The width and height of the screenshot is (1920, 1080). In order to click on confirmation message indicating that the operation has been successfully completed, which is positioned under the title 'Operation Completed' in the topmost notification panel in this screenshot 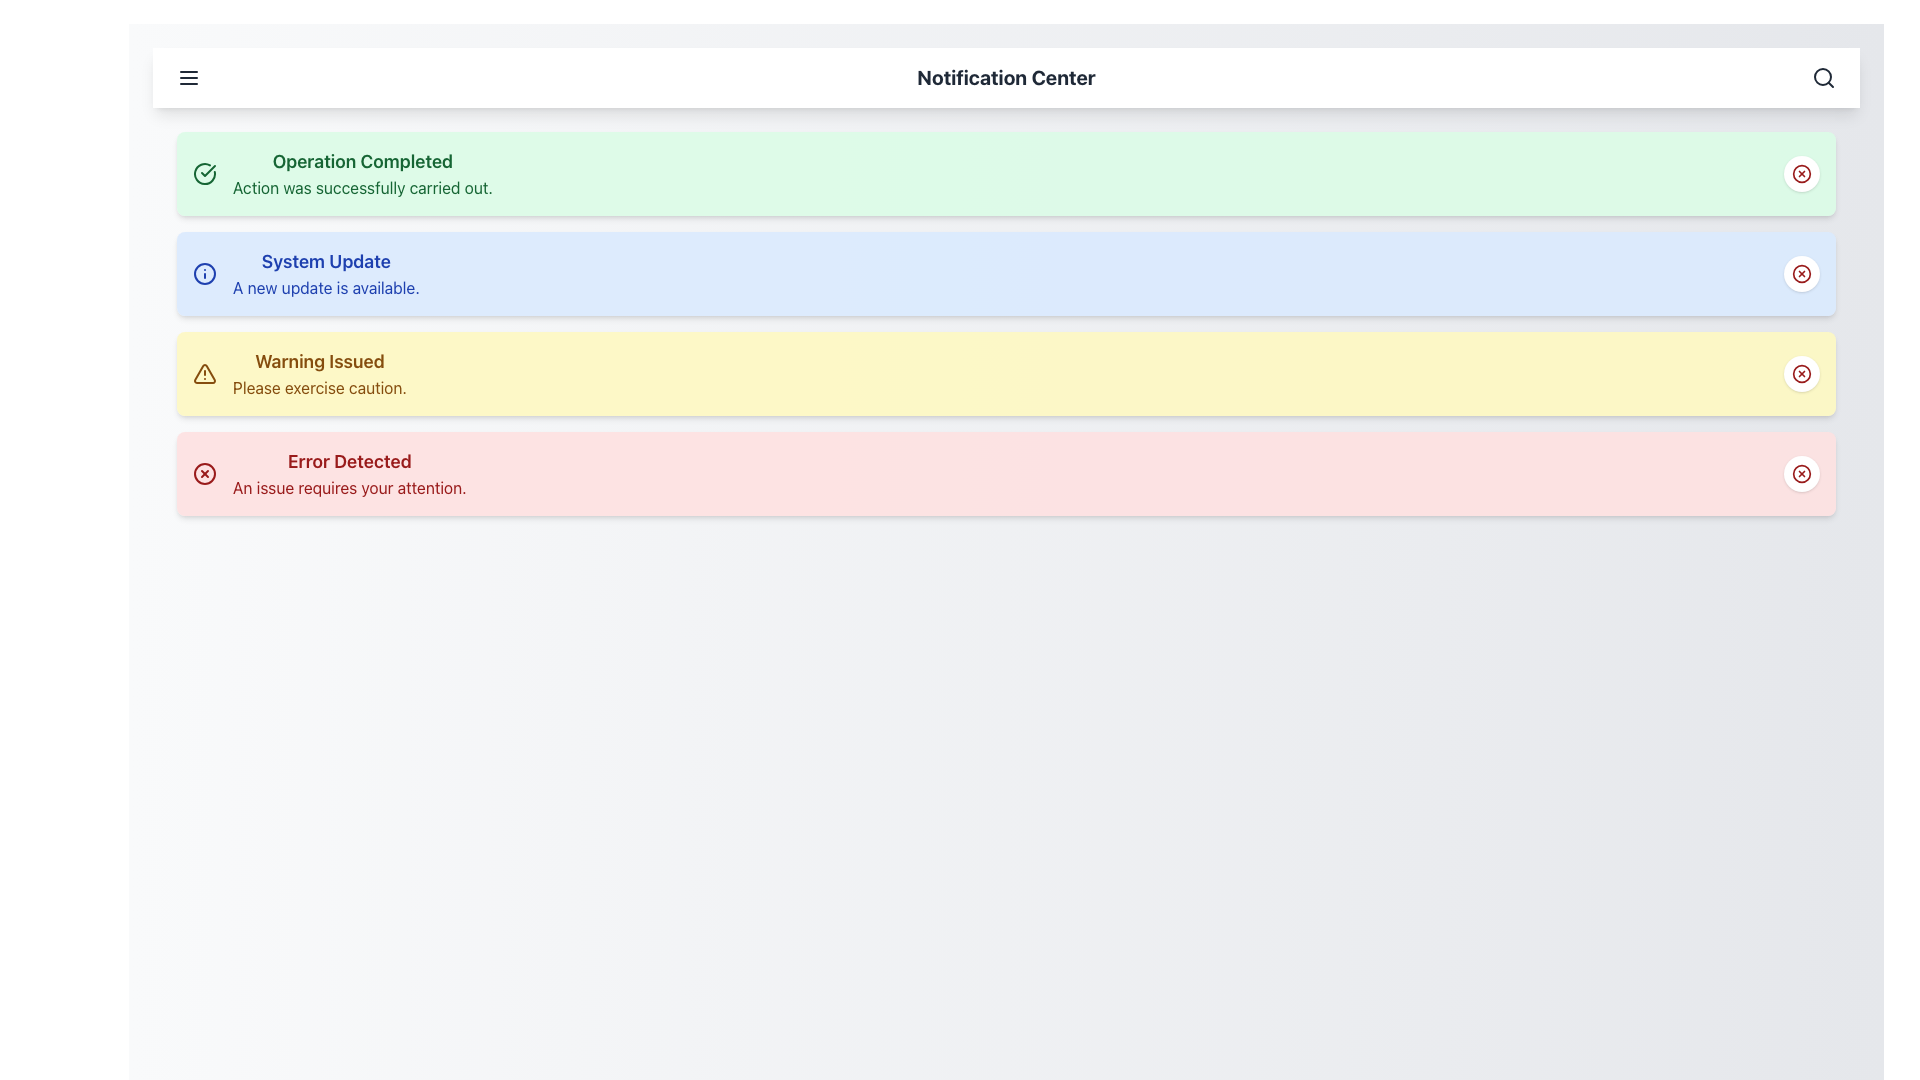, I will do `click(362, 188)`.